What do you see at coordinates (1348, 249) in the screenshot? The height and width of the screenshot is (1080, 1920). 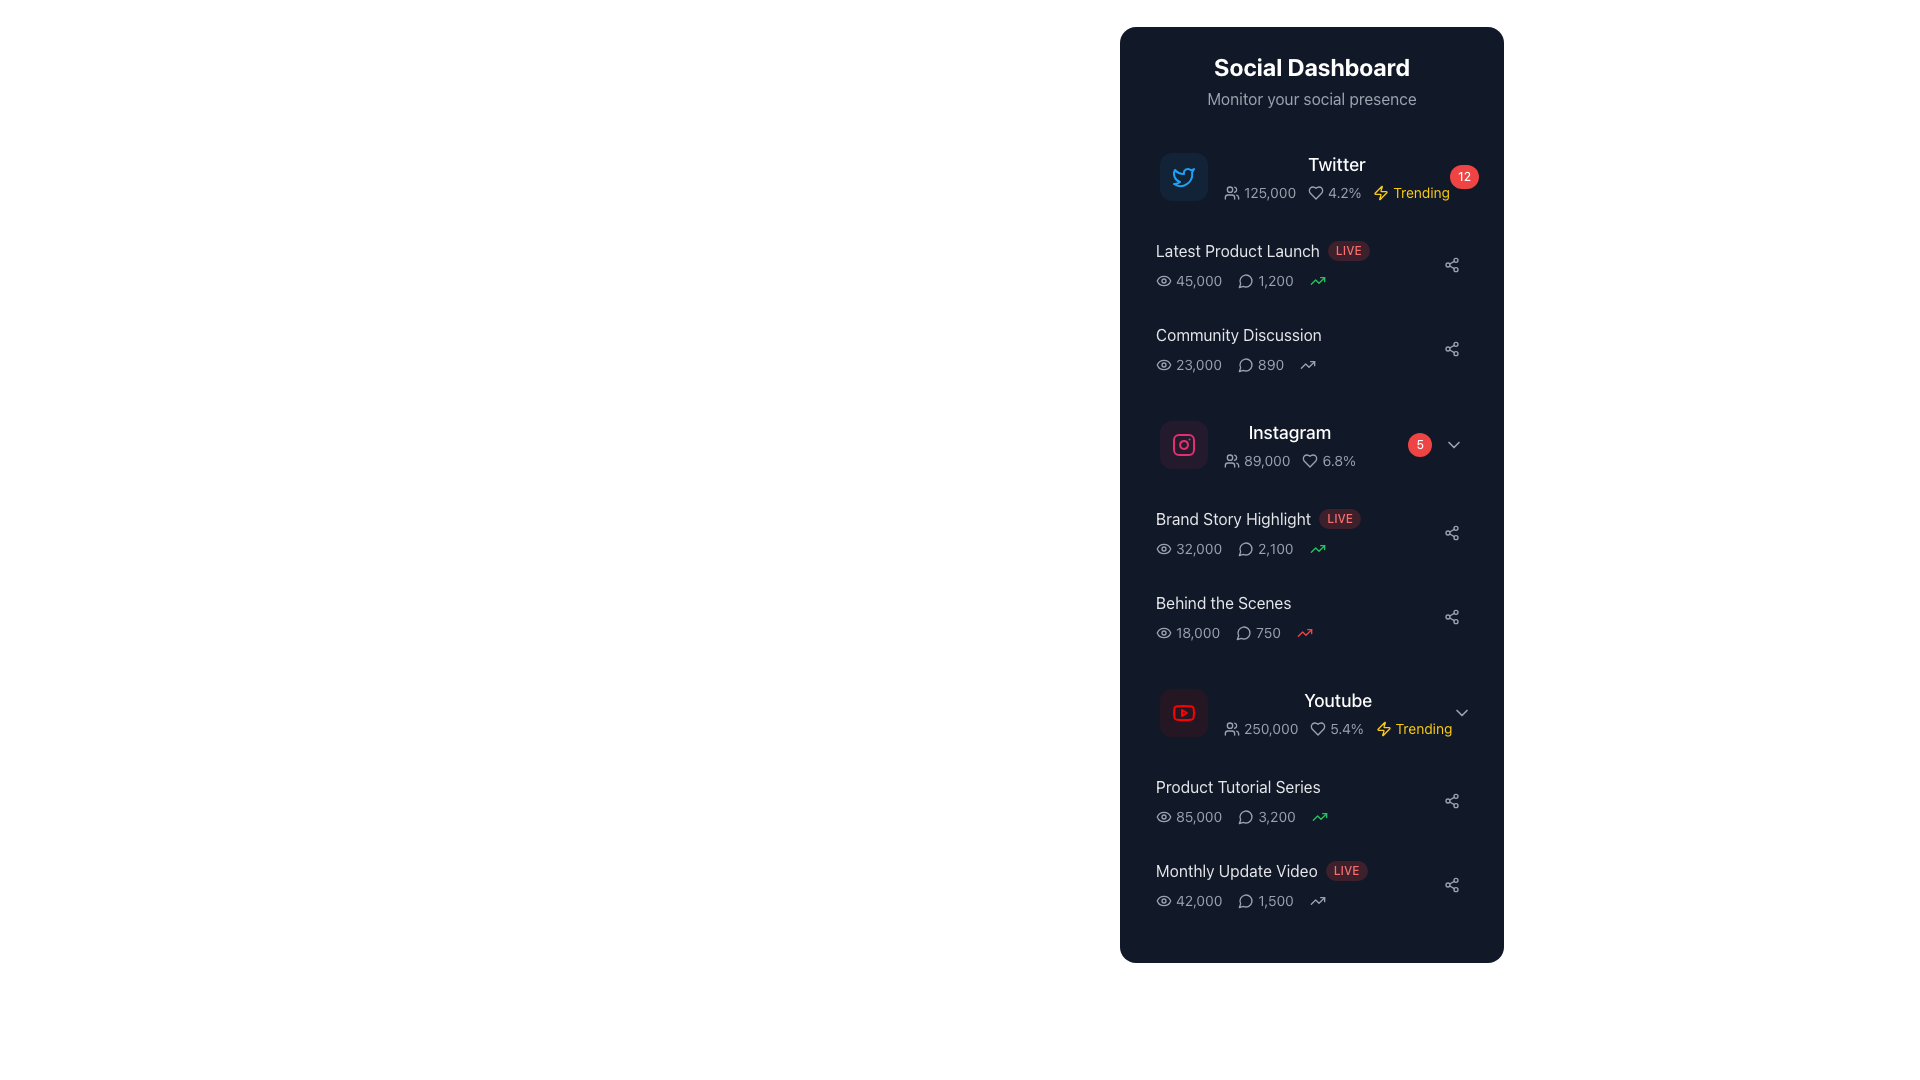 I see `the 'LIVE' badge, which is a rounded rectangle shape with a bold light red text on a dark background, located to the right of 'Latest Product Launch' in the 'Social Dashboard' section` at bounding box center [1348, 249].